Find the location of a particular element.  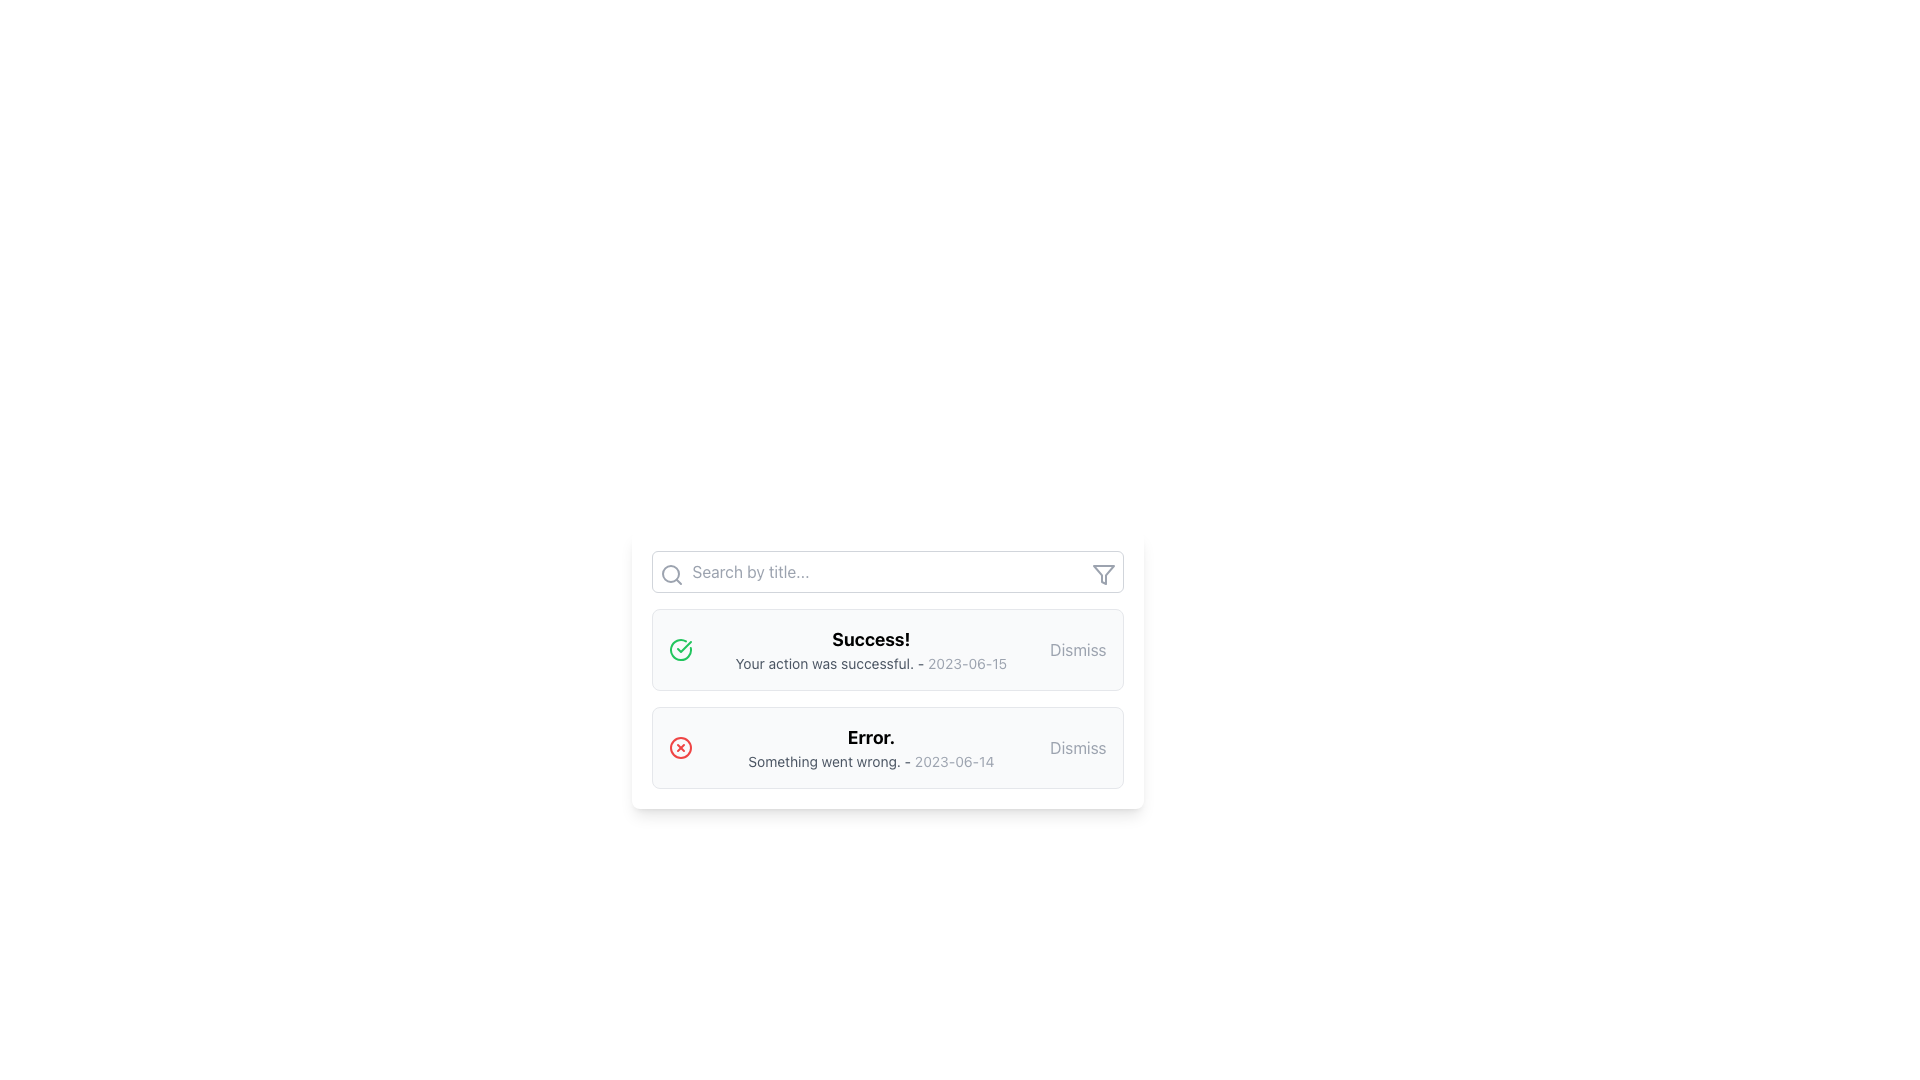

error notification text 'Error.' which is bold and prominently displayed at the bottom section of the notification list is located at coordinates (871, 737).